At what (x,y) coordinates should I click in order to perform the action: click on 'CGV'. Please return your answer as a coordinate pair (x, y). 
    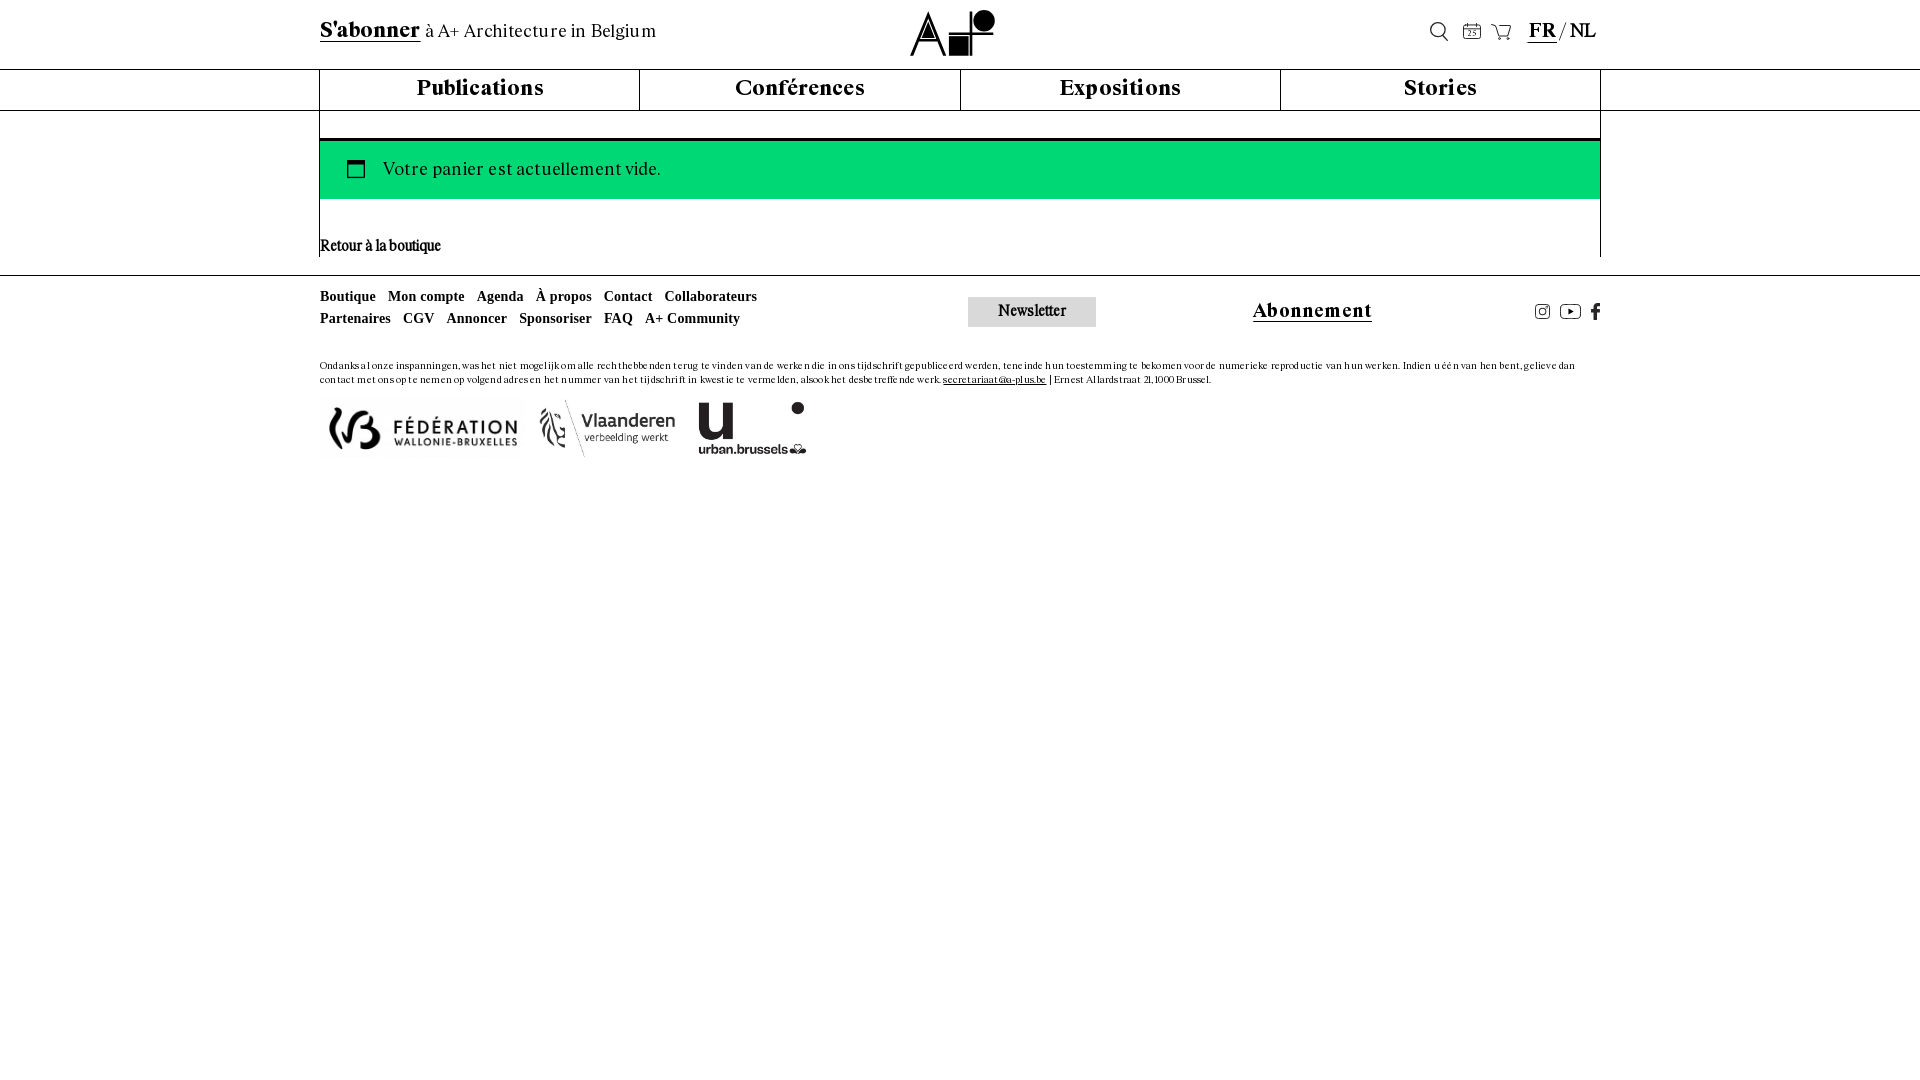
    Looking at the image, I should click on (417, 317).